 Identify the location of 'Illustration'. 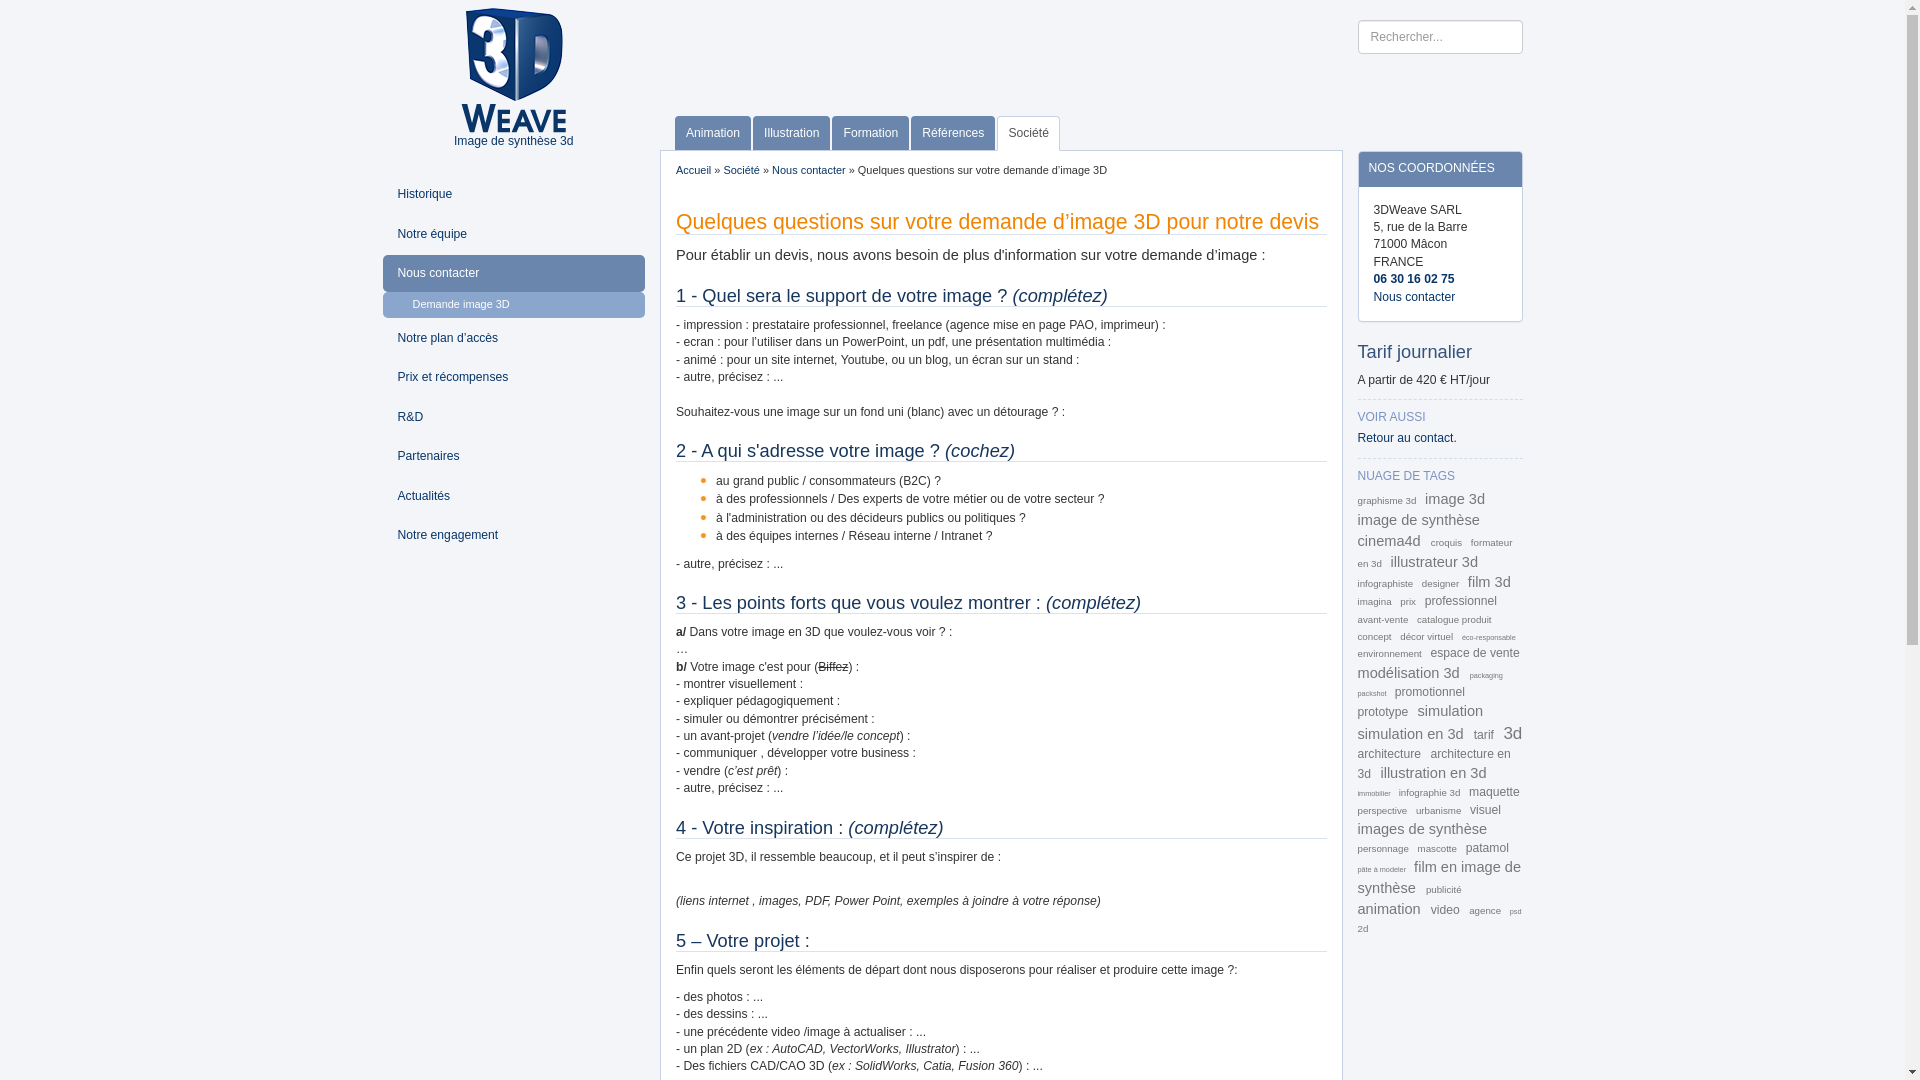
(790, 133).